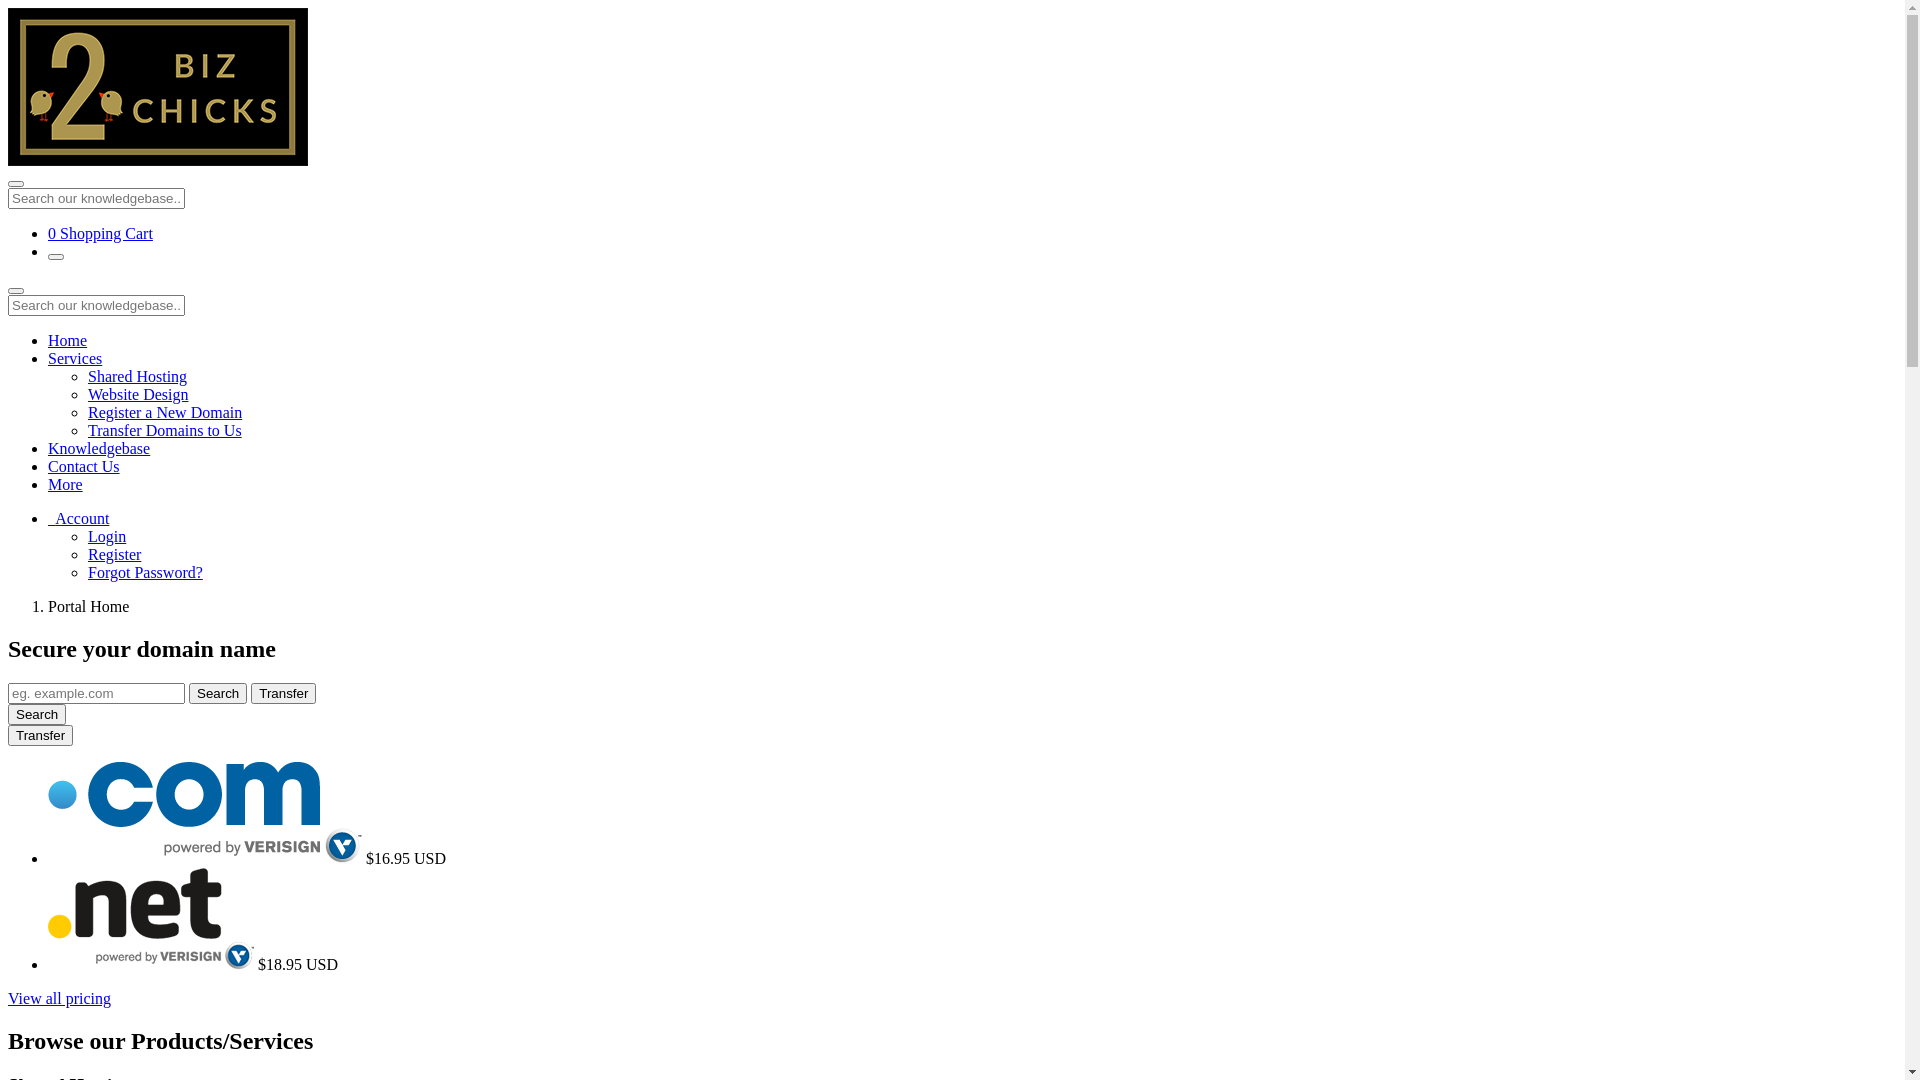 Image resolution: width=1920 pixels, height=1080 pixels. I want to click on 'More', so click(65, 484).